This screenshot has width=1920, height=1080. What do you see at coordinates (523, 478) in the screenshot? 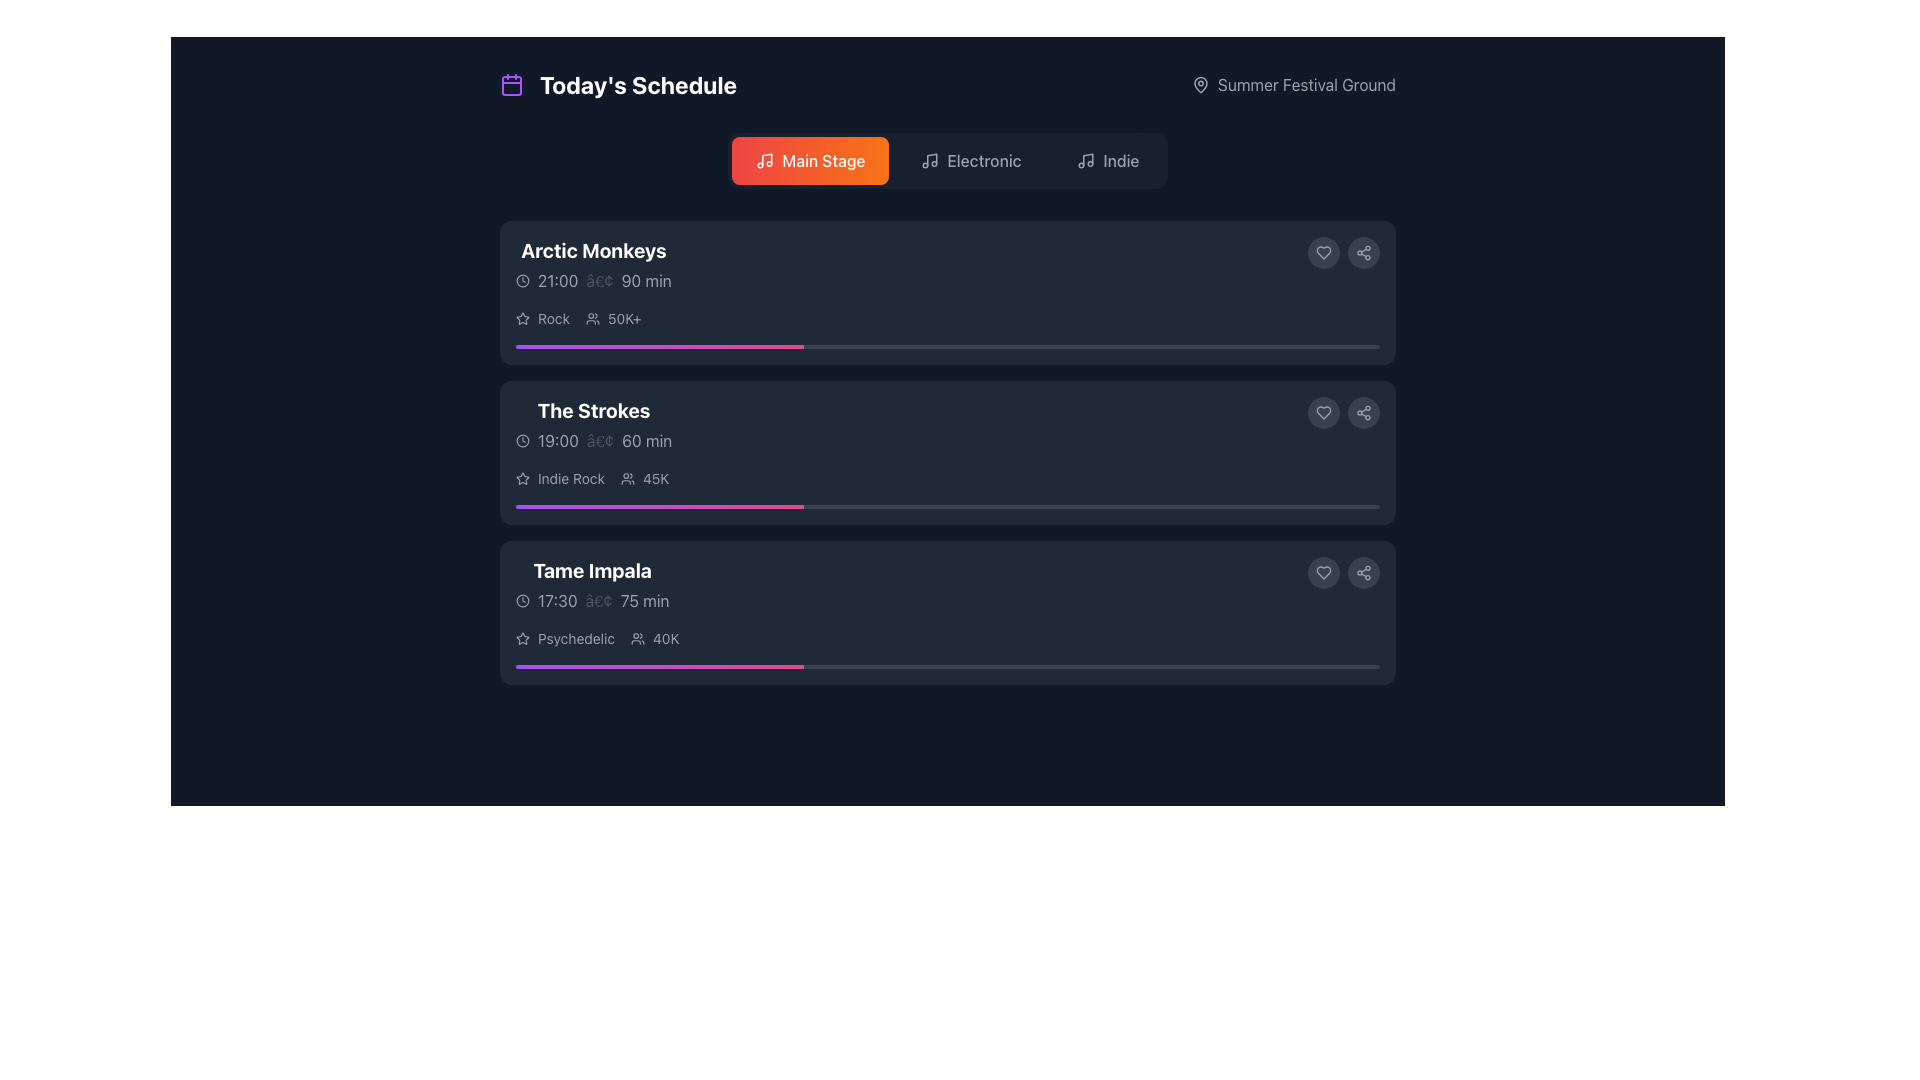
I see `the star-shaped icon outlined in a neutral color, located next to the text 'Indie Rock' in the second list item of the schedule` at bounding box center [523, 478].